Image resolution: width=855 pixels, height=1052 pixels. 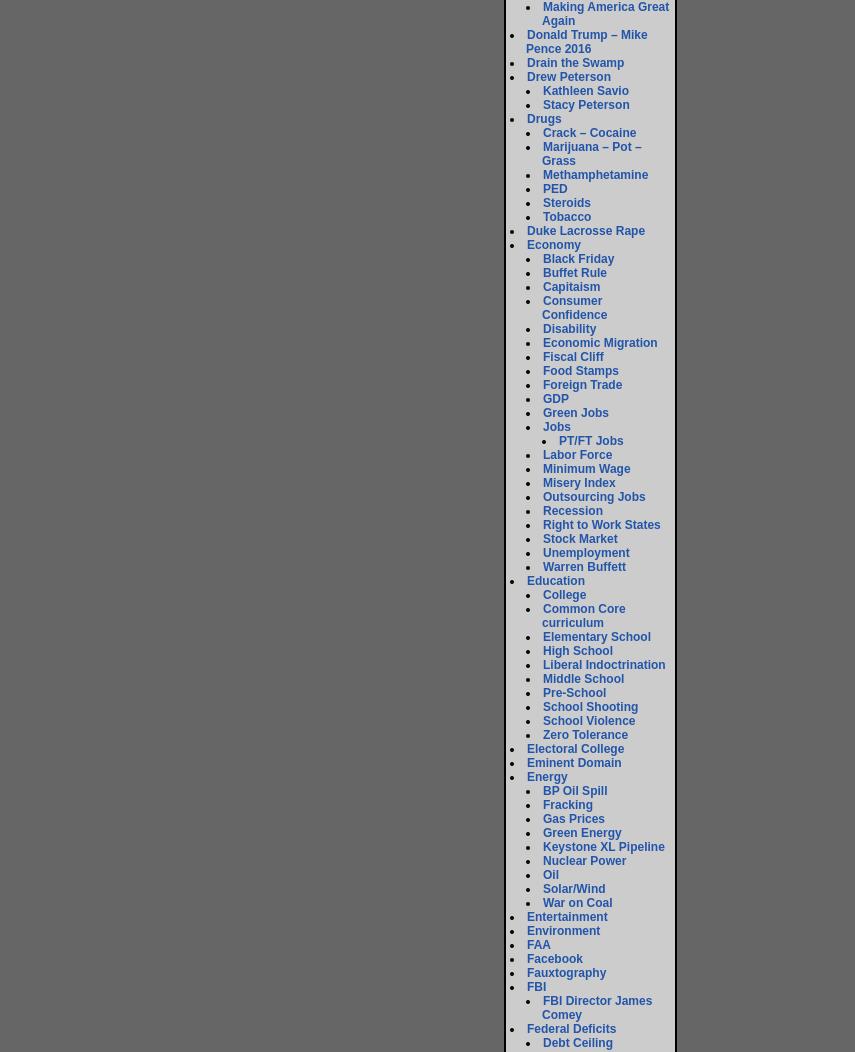 I want to click on 'Green Energy', so click(x=580, y=832).